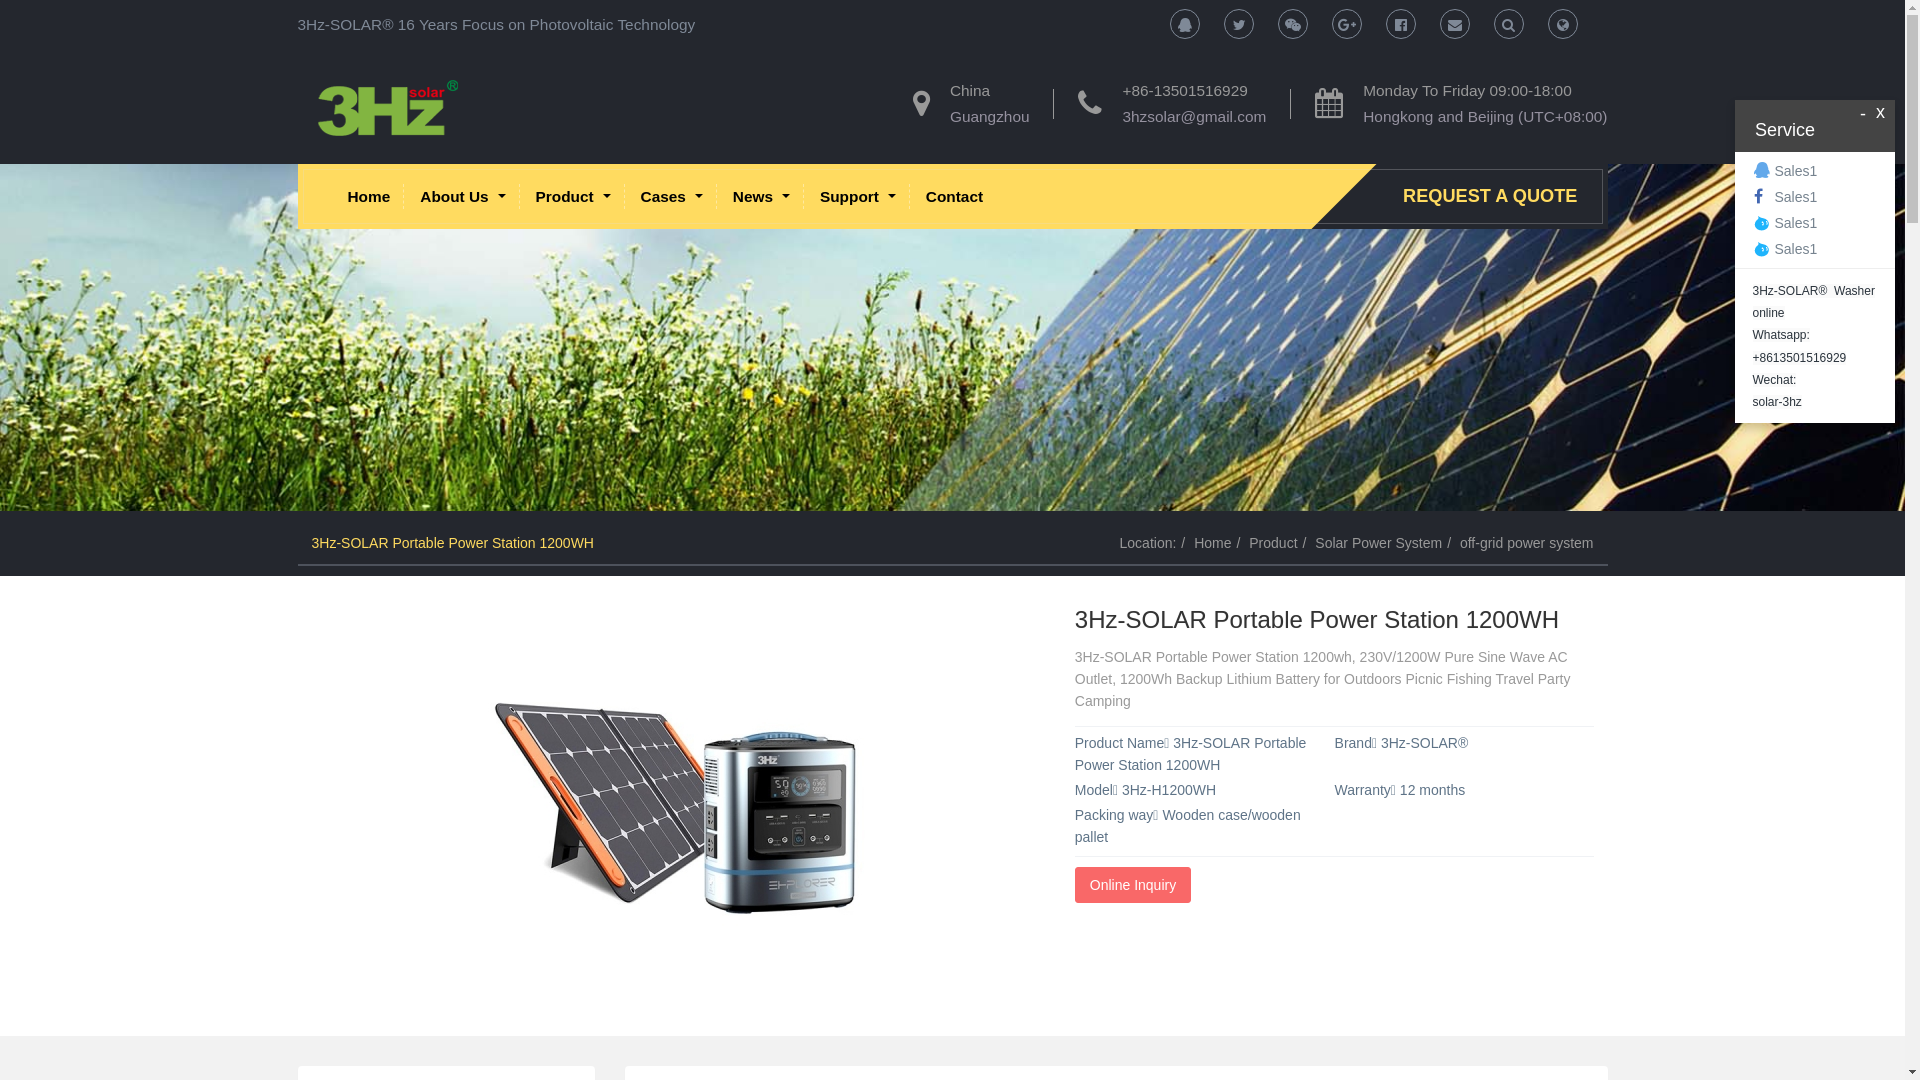 The height and width of the screenshot is (1080, 1920). What do you see at coordinates (1132, 883) in the screenshot?
I see `'Online Inquiry'` at bounding box center [1132, 883].